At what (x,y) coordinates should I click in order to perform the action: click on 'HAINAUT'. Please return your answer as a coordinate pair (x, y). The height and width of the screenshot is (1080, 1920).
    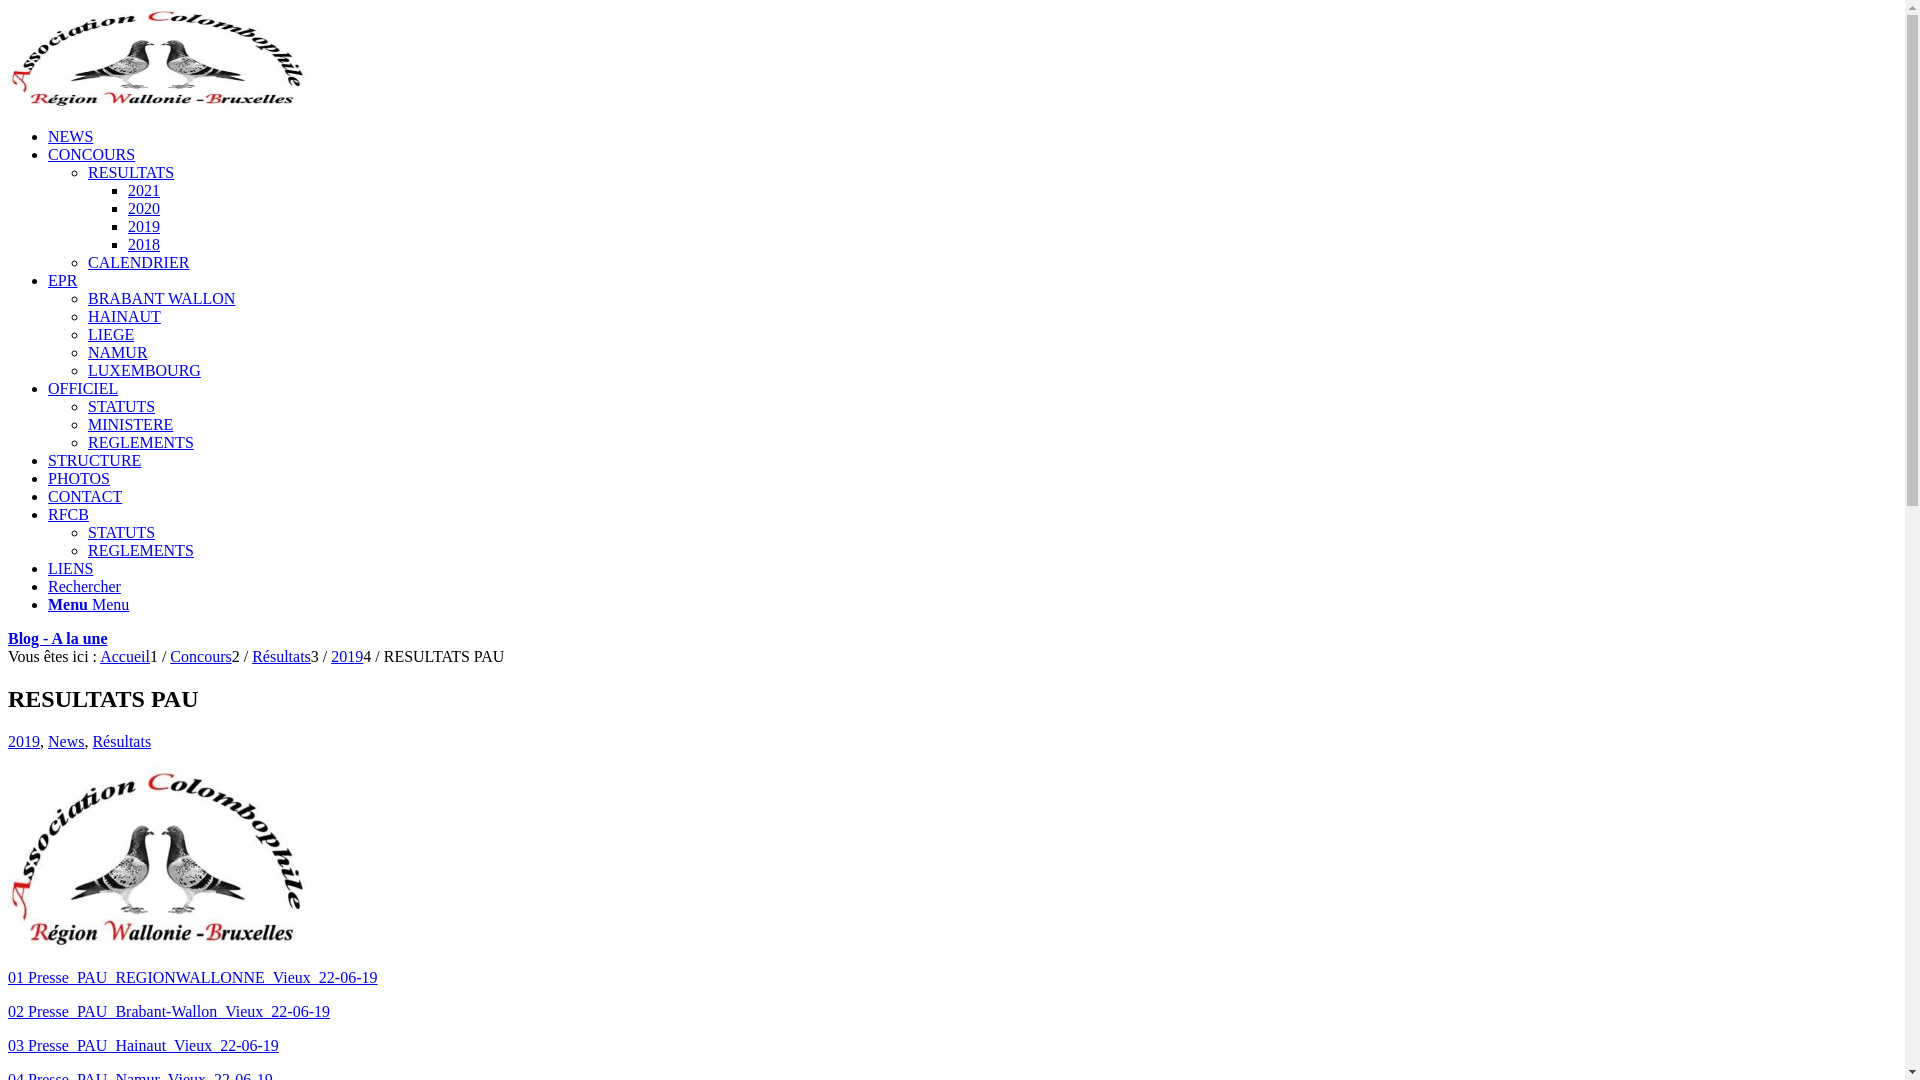
    Looking at the image, I should click on (86, 315).